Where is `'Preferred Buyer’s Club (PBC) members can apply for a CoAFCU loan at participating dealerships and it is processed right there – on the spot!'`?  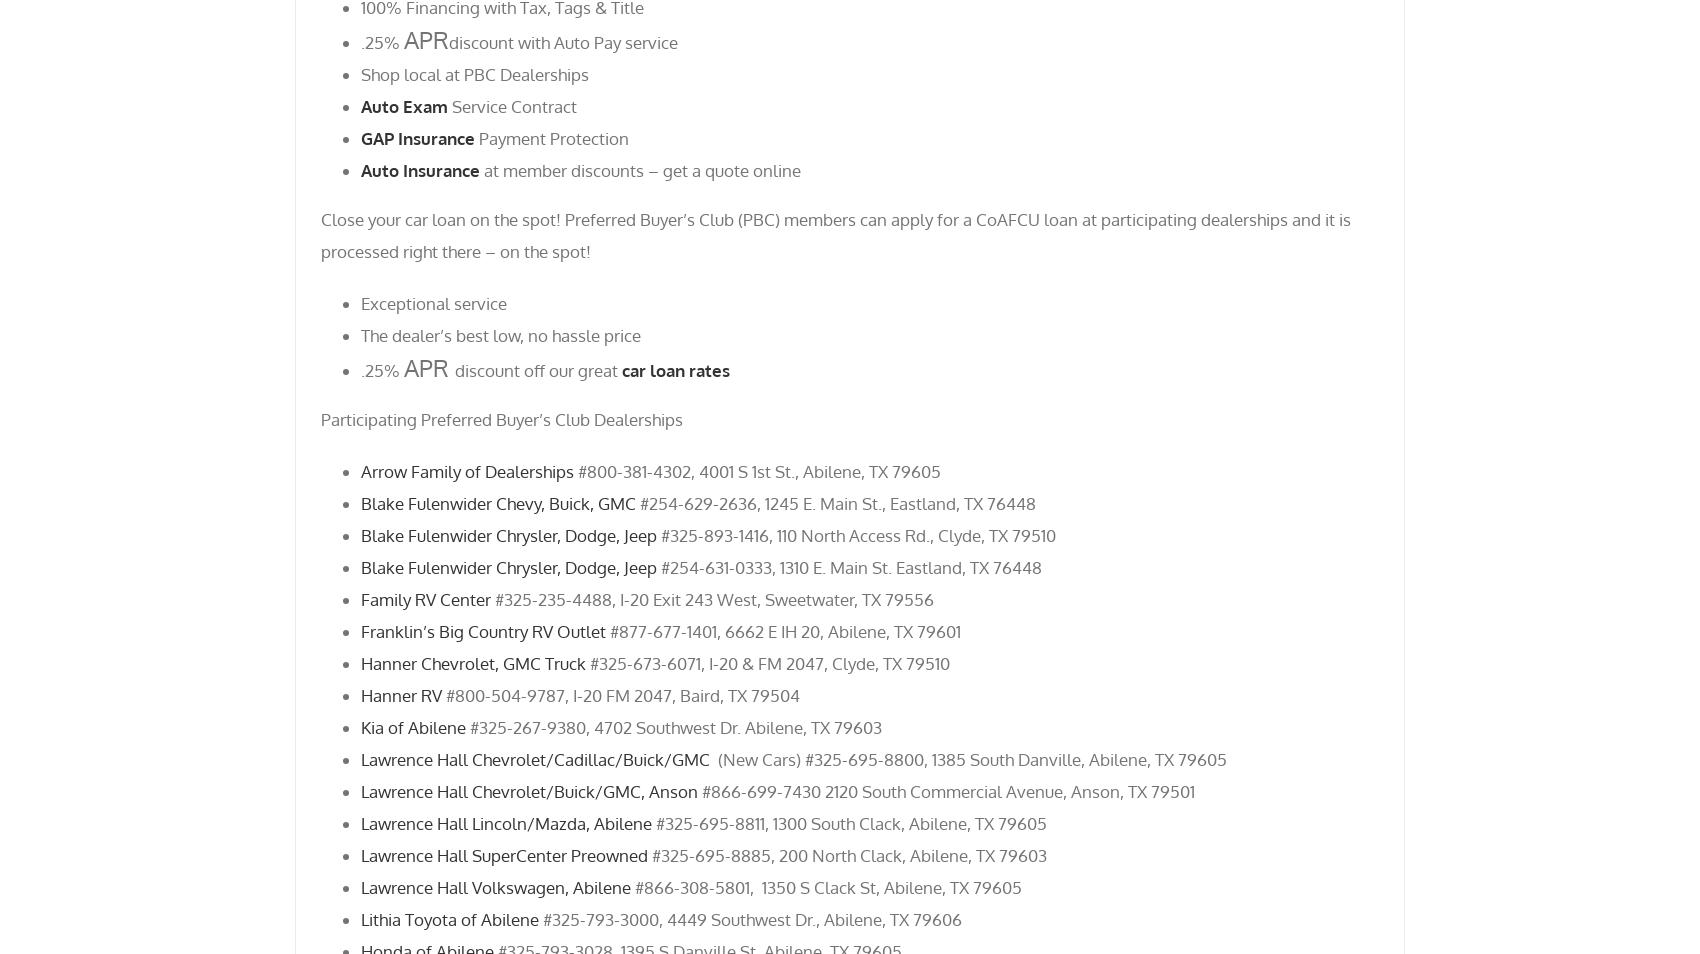
'Preferred Buyer’s Club (PBC) members can apply for a CoAFCU loan at participating dealerships and it is processed right there – on the spot!' is located at coordinates (835, 233).